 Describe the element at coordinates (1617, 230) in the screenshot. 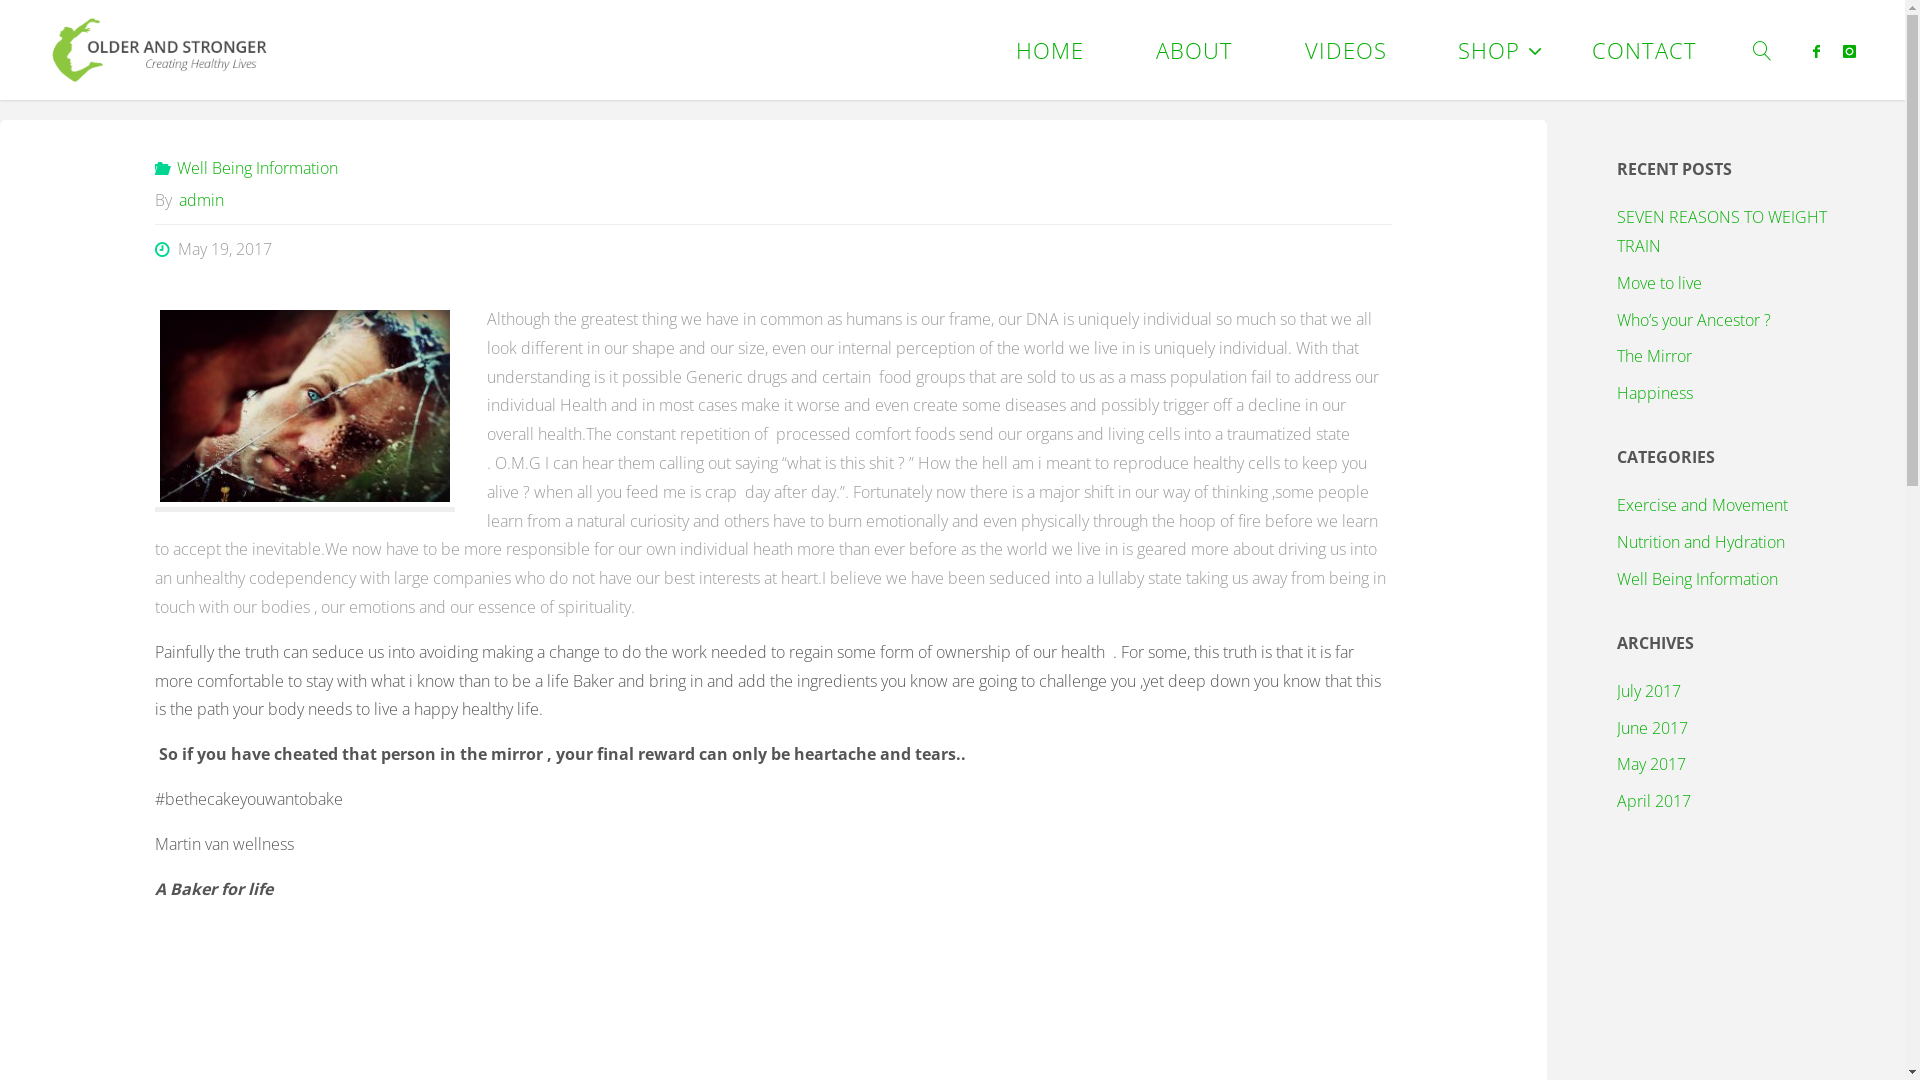

I see `'SEVEN REASONS TO WEIGHT TRAIN'` at that location.